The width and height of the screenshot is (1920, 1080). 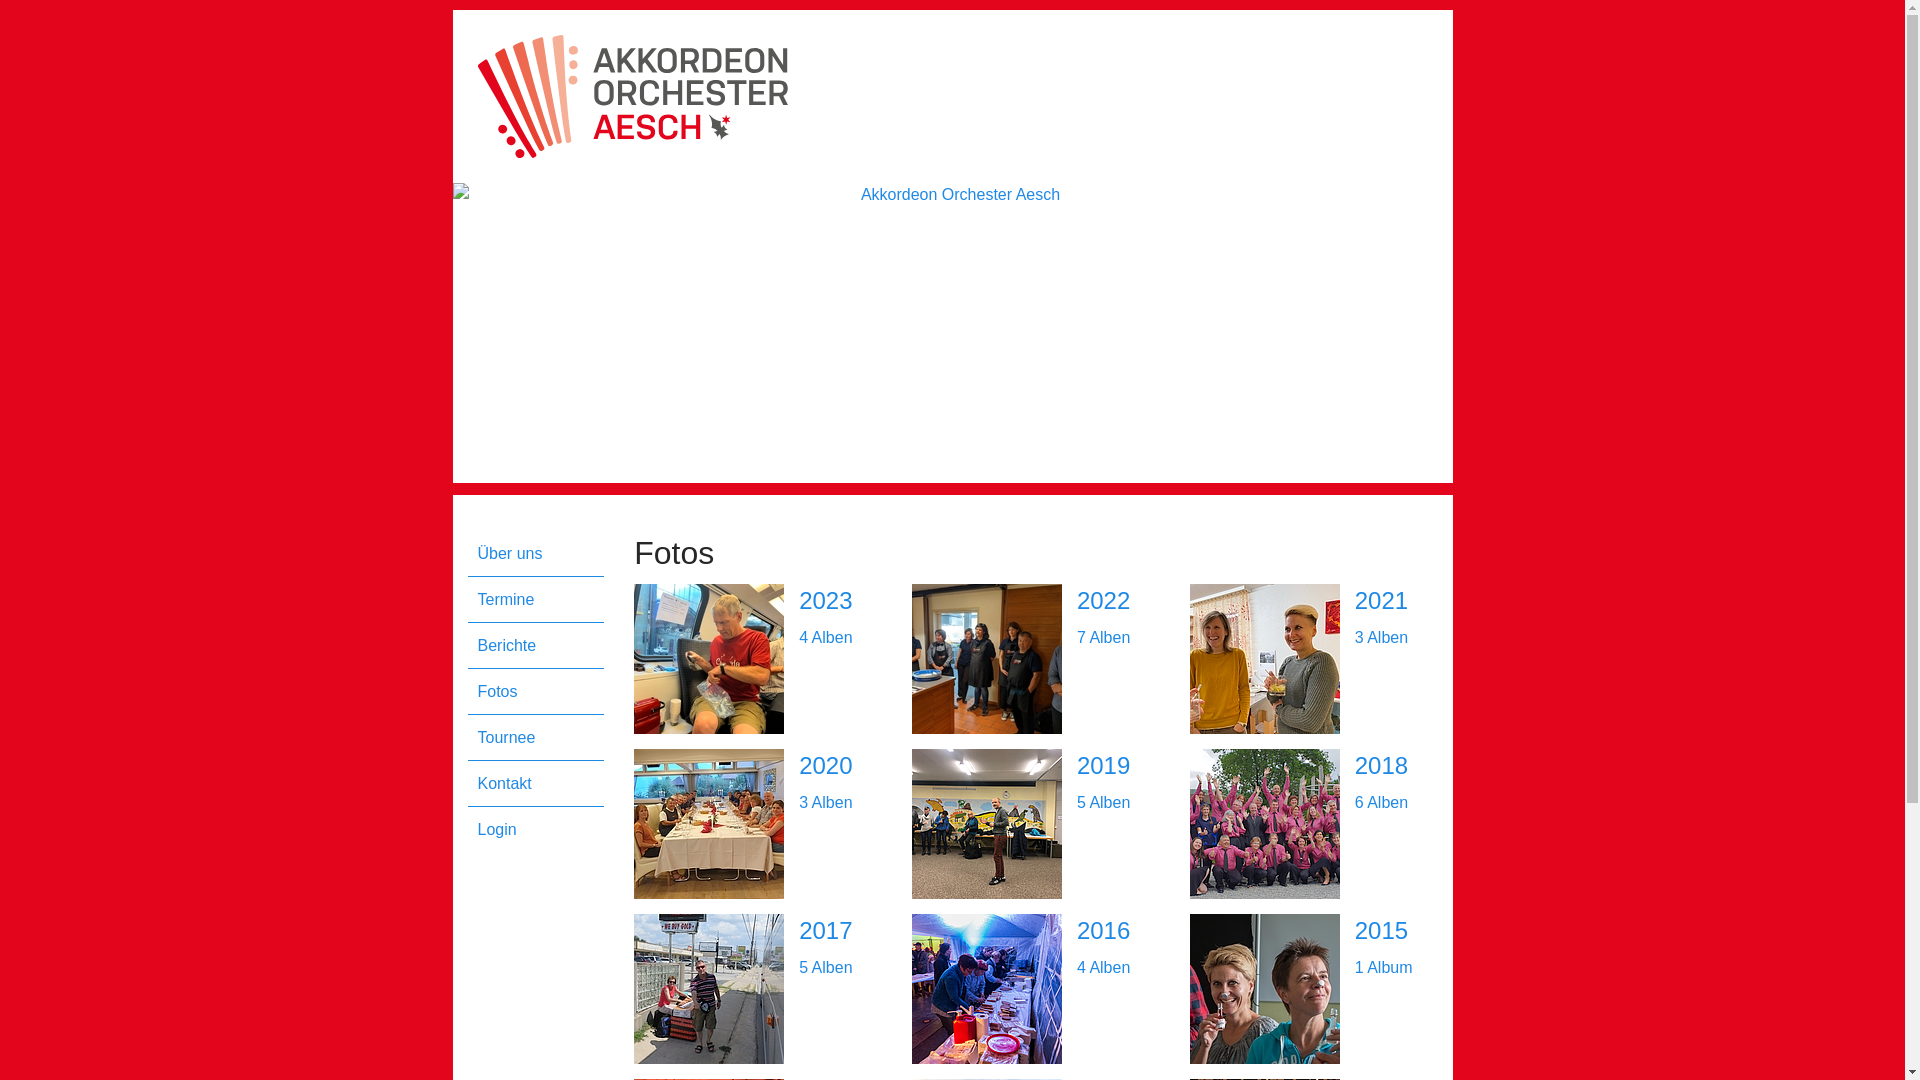 What do you see at coordinates (541, 645) in the screenshot?
I see `'Berichte'` at bounding box center [541, 645].